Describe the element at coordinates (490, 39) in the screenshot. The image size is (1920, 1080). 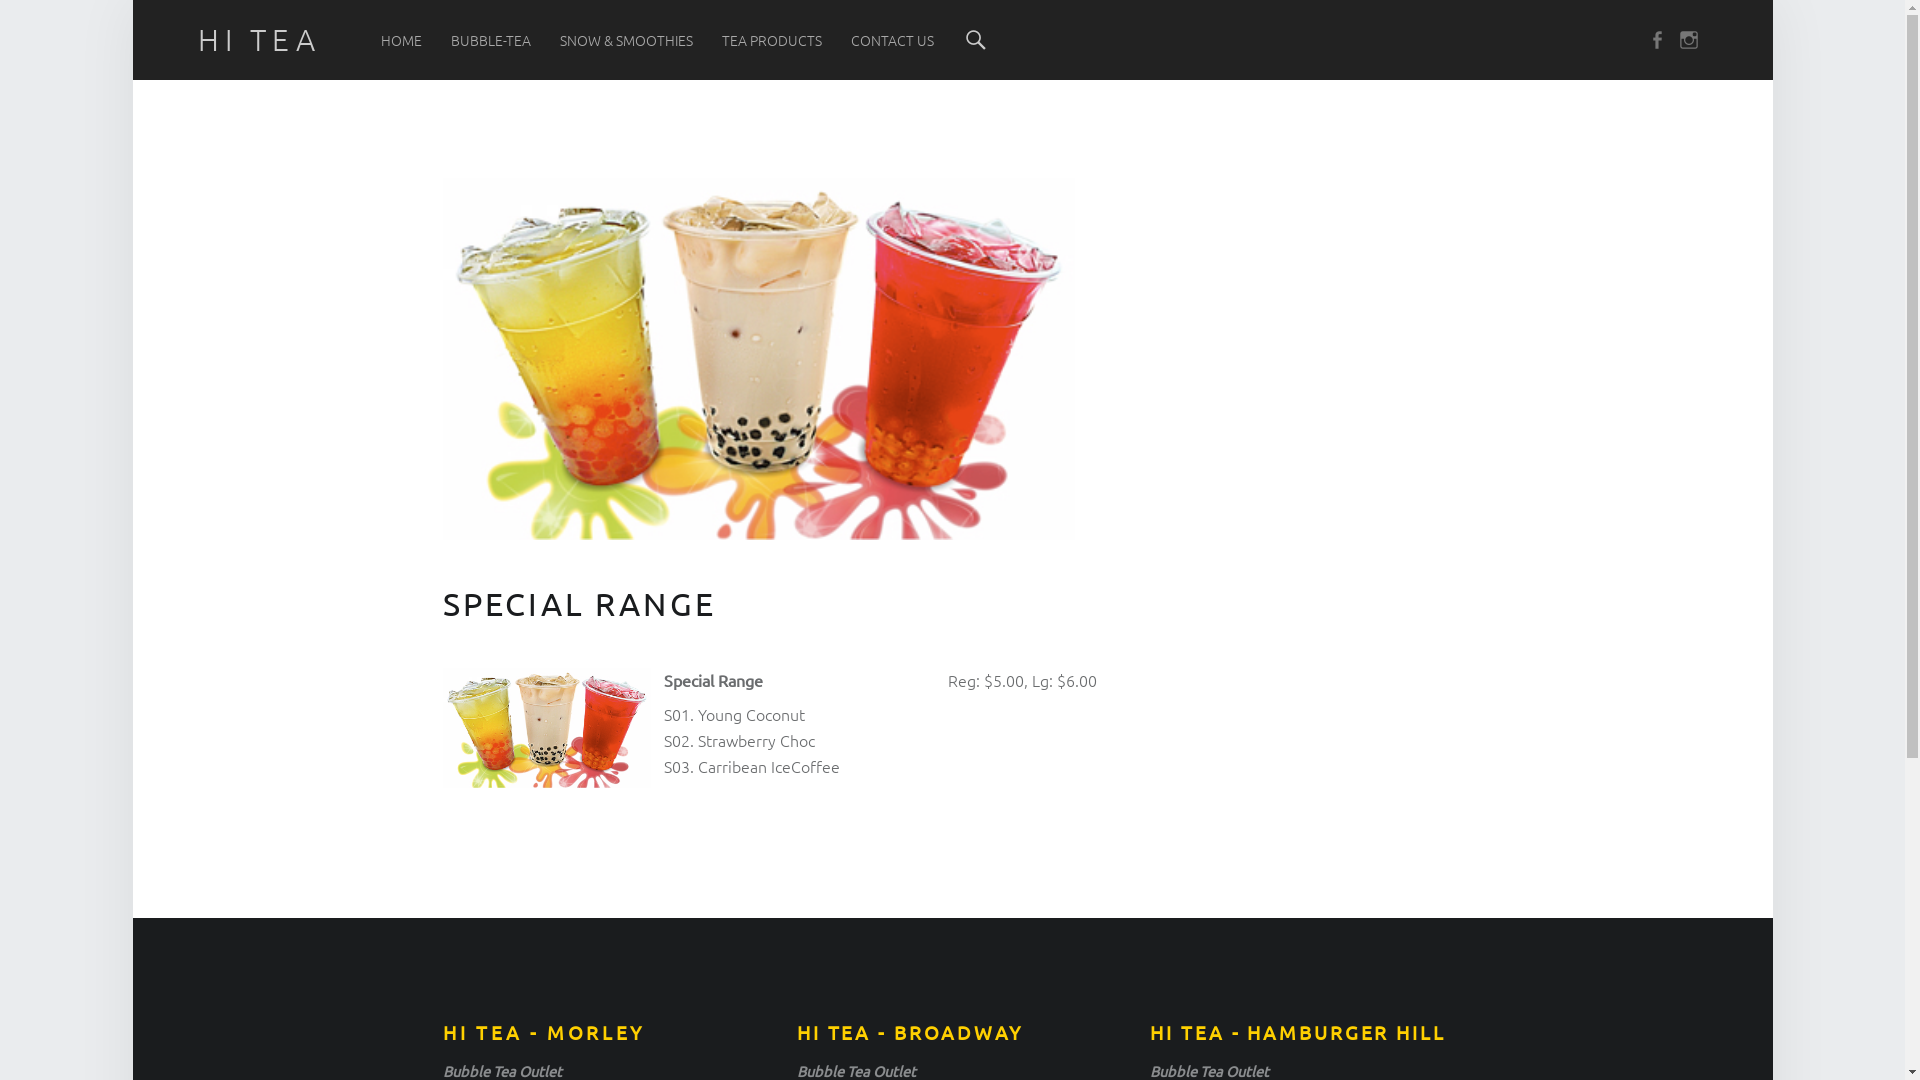
I see `'BUBBLE-TEA'` at that location.